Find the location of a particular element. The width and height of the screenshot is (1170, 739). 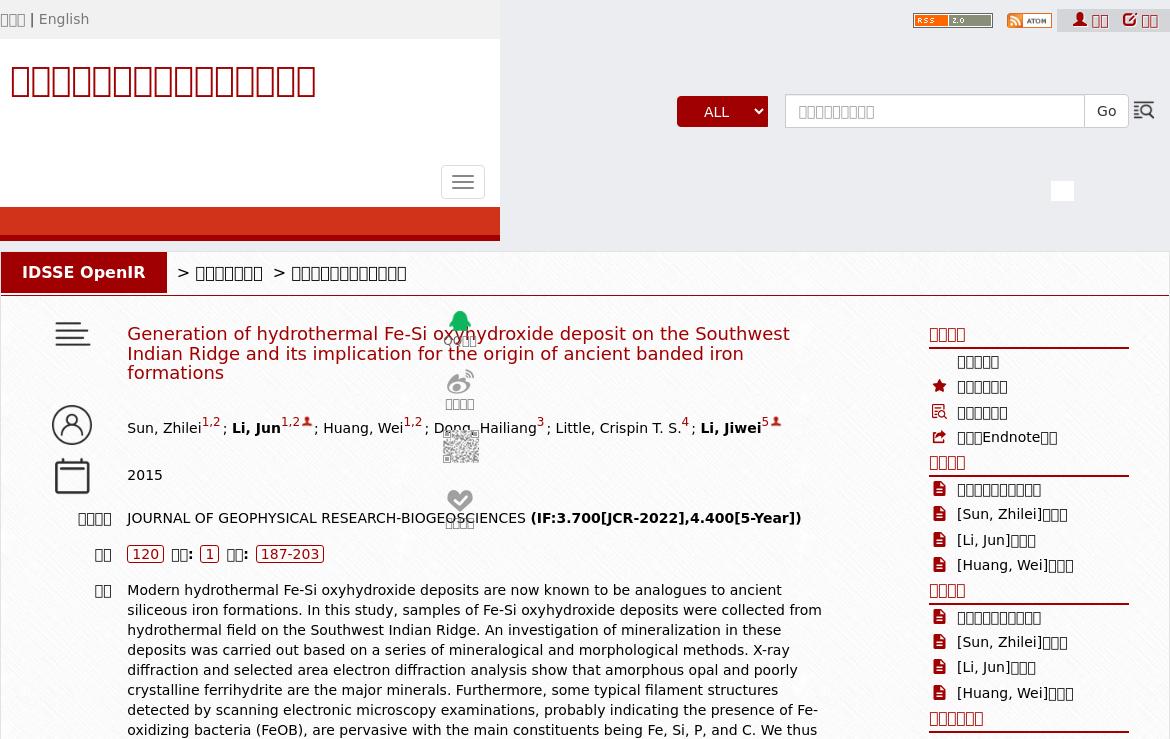

'IDSSE OpenIR' is located at coordinates (83, 271).